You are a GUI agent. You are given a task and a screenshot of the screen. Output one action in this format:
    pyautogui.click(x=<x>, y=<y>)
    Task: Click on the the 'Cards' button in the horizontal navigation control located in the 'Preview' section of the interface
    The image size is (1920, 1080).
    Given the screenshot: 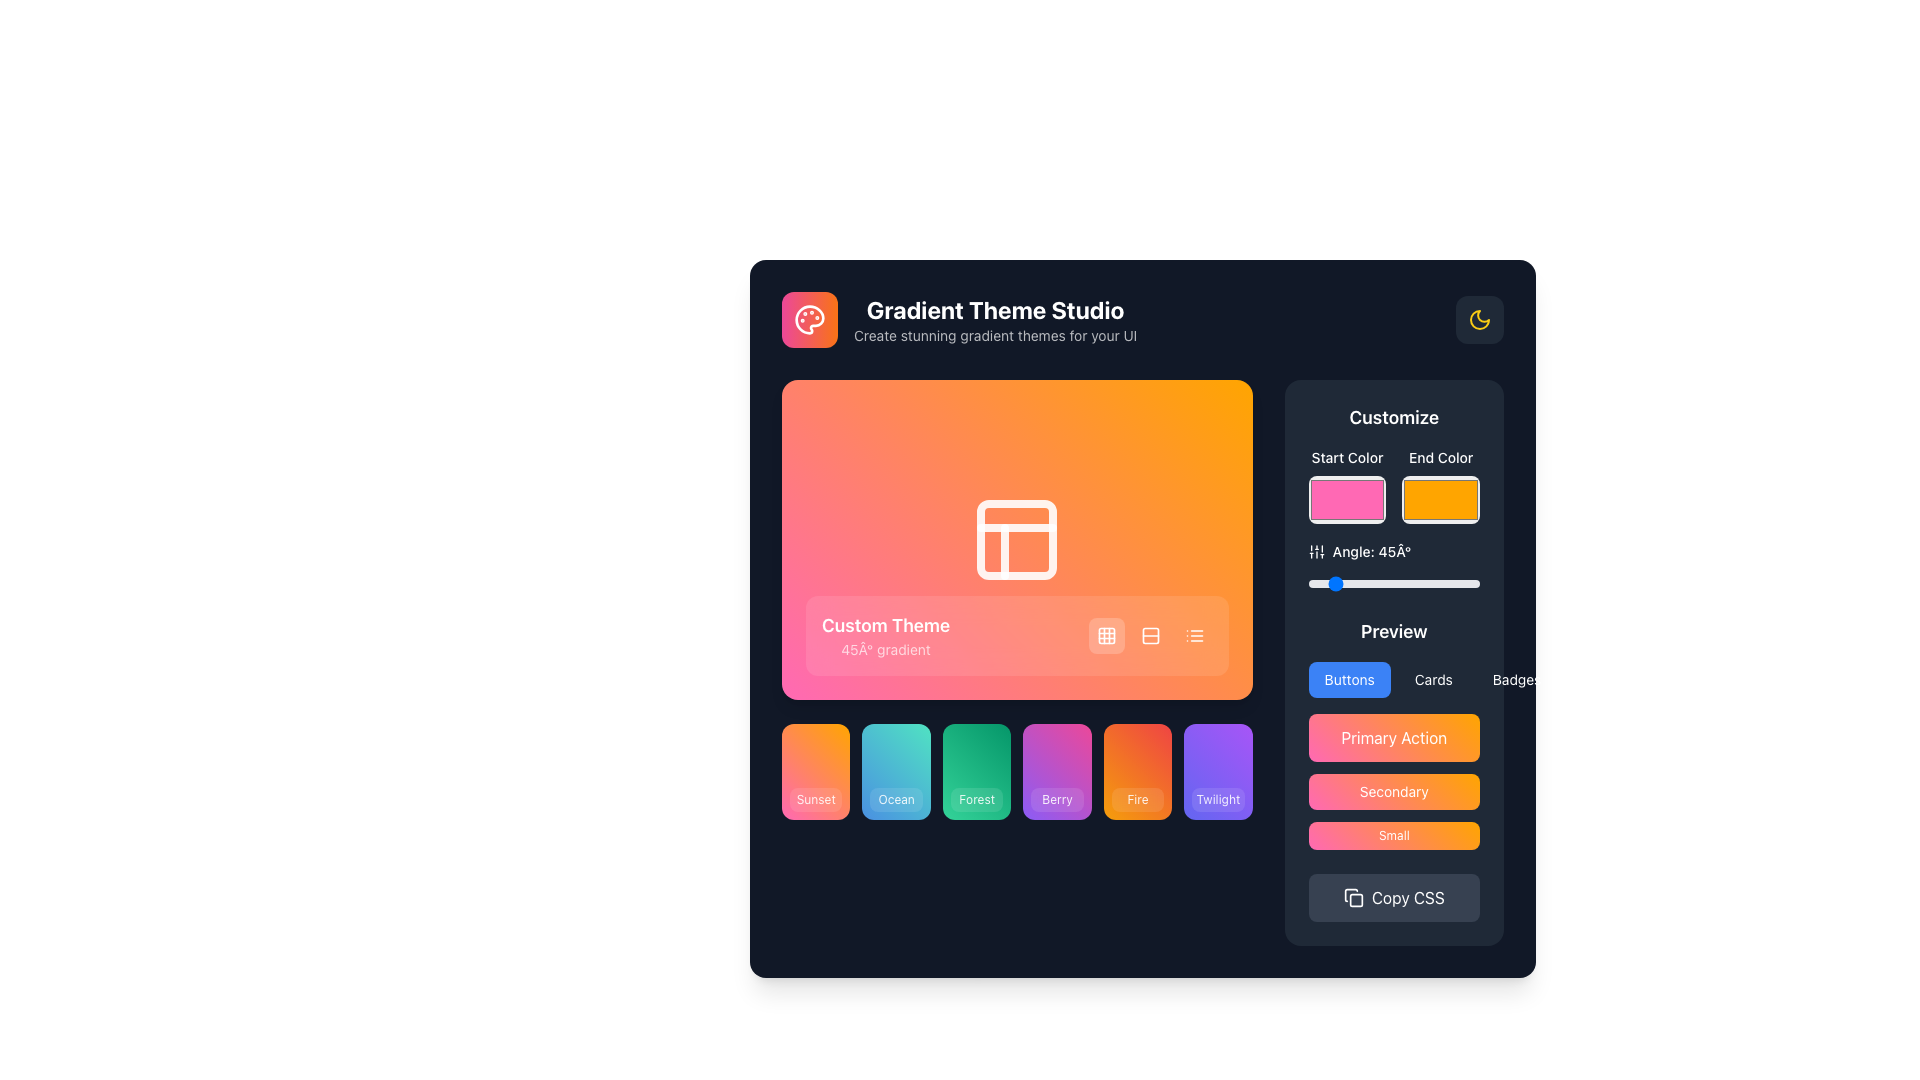 What is the action you would take?
    pyautogui.click(x=1392, y=678)
    